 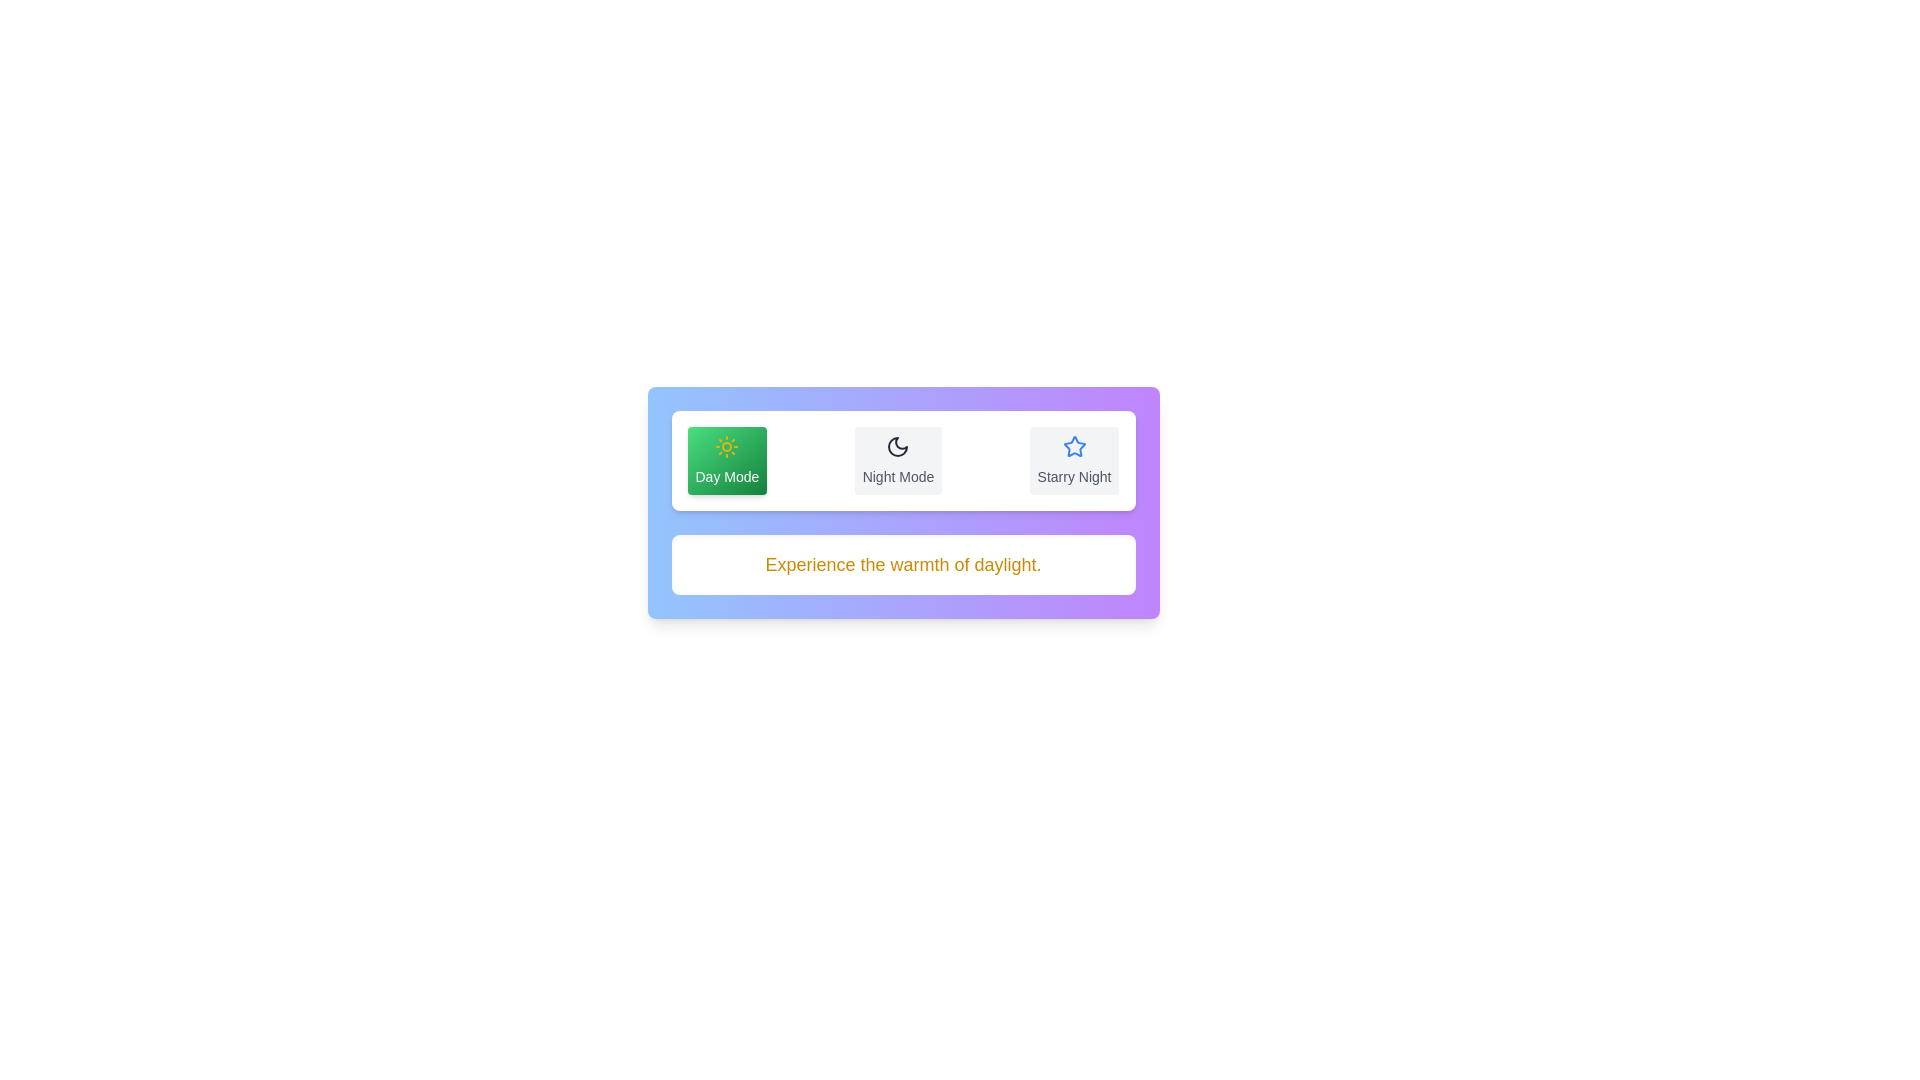 I want to click on the 'Starry Night' icon, which is located to the right of the 'Night Mode' section and above the 'Starry Night' label, so click(x=1073, y=446).